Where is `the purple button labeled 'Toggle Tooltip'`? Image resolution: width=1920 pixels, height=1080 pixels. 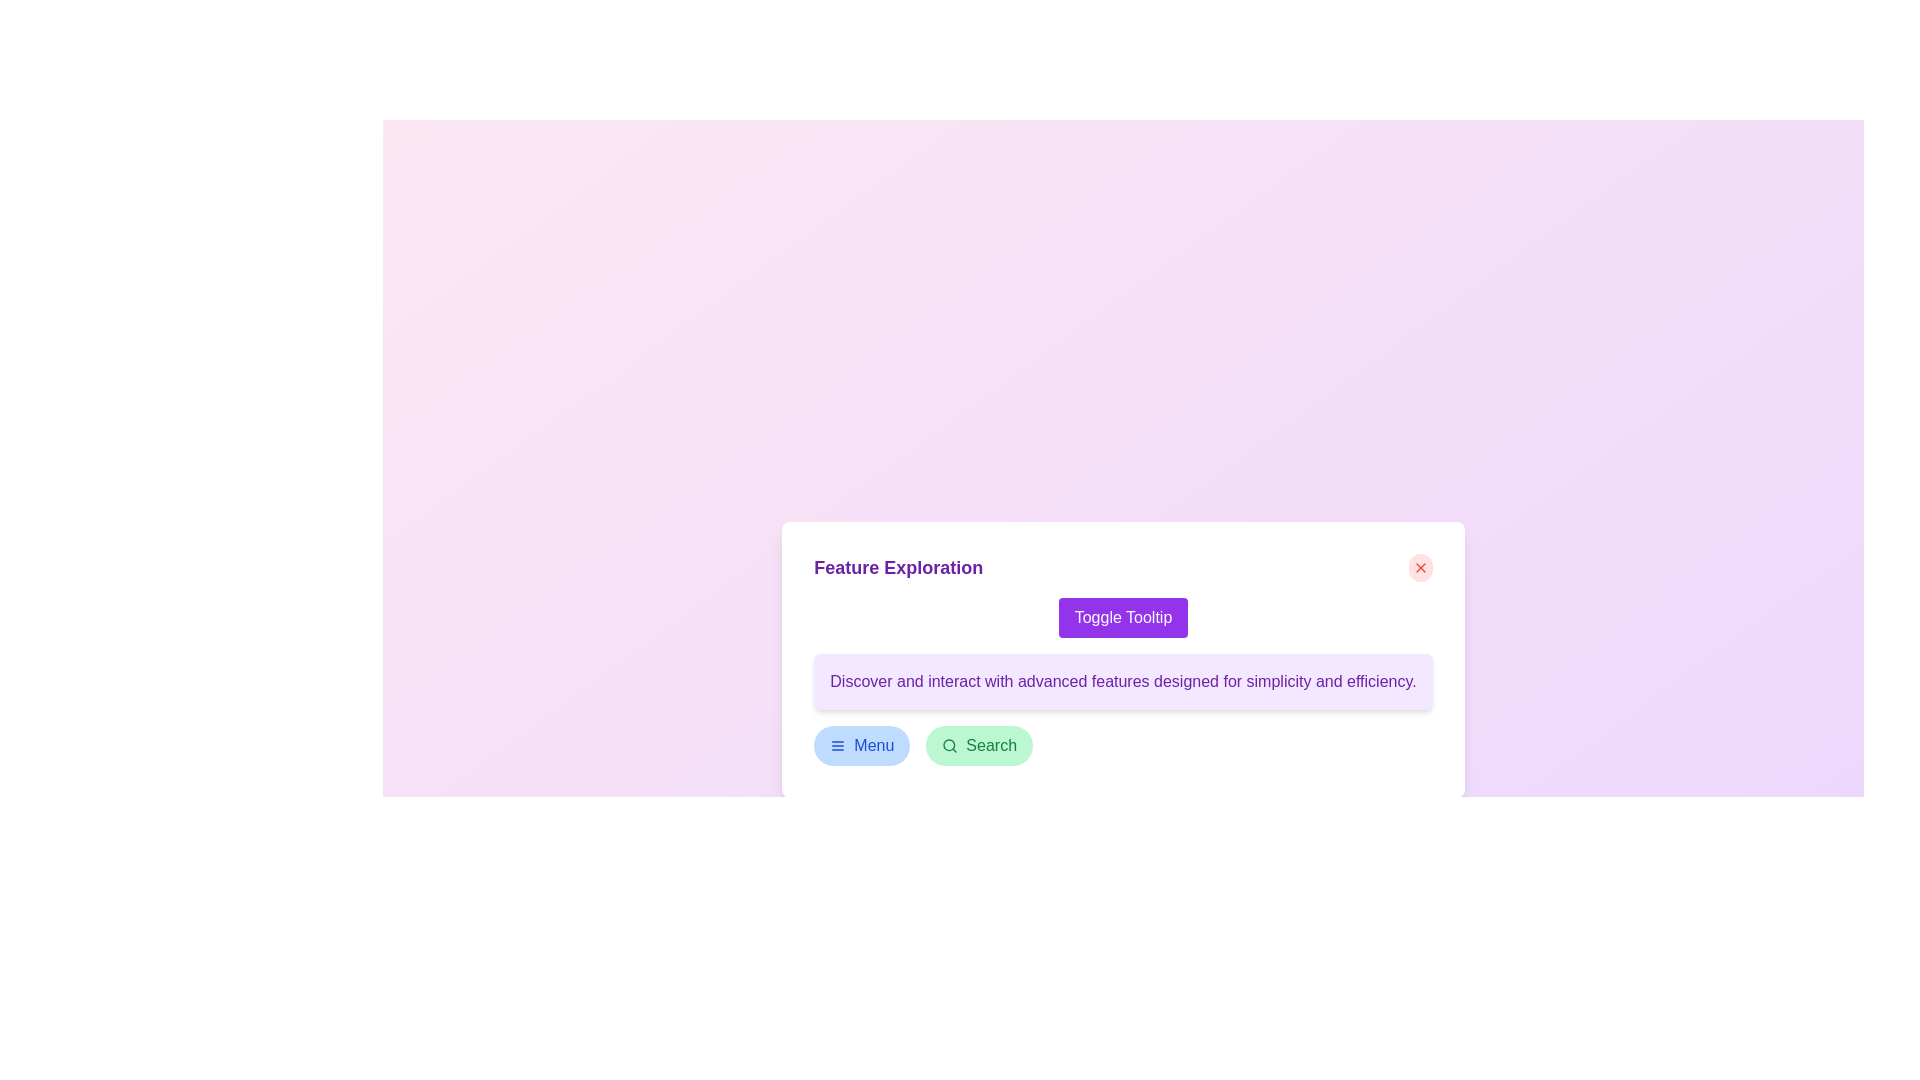 the purple button labeled 'Toggle Tooltip' is located at coordinates (1123, 616).